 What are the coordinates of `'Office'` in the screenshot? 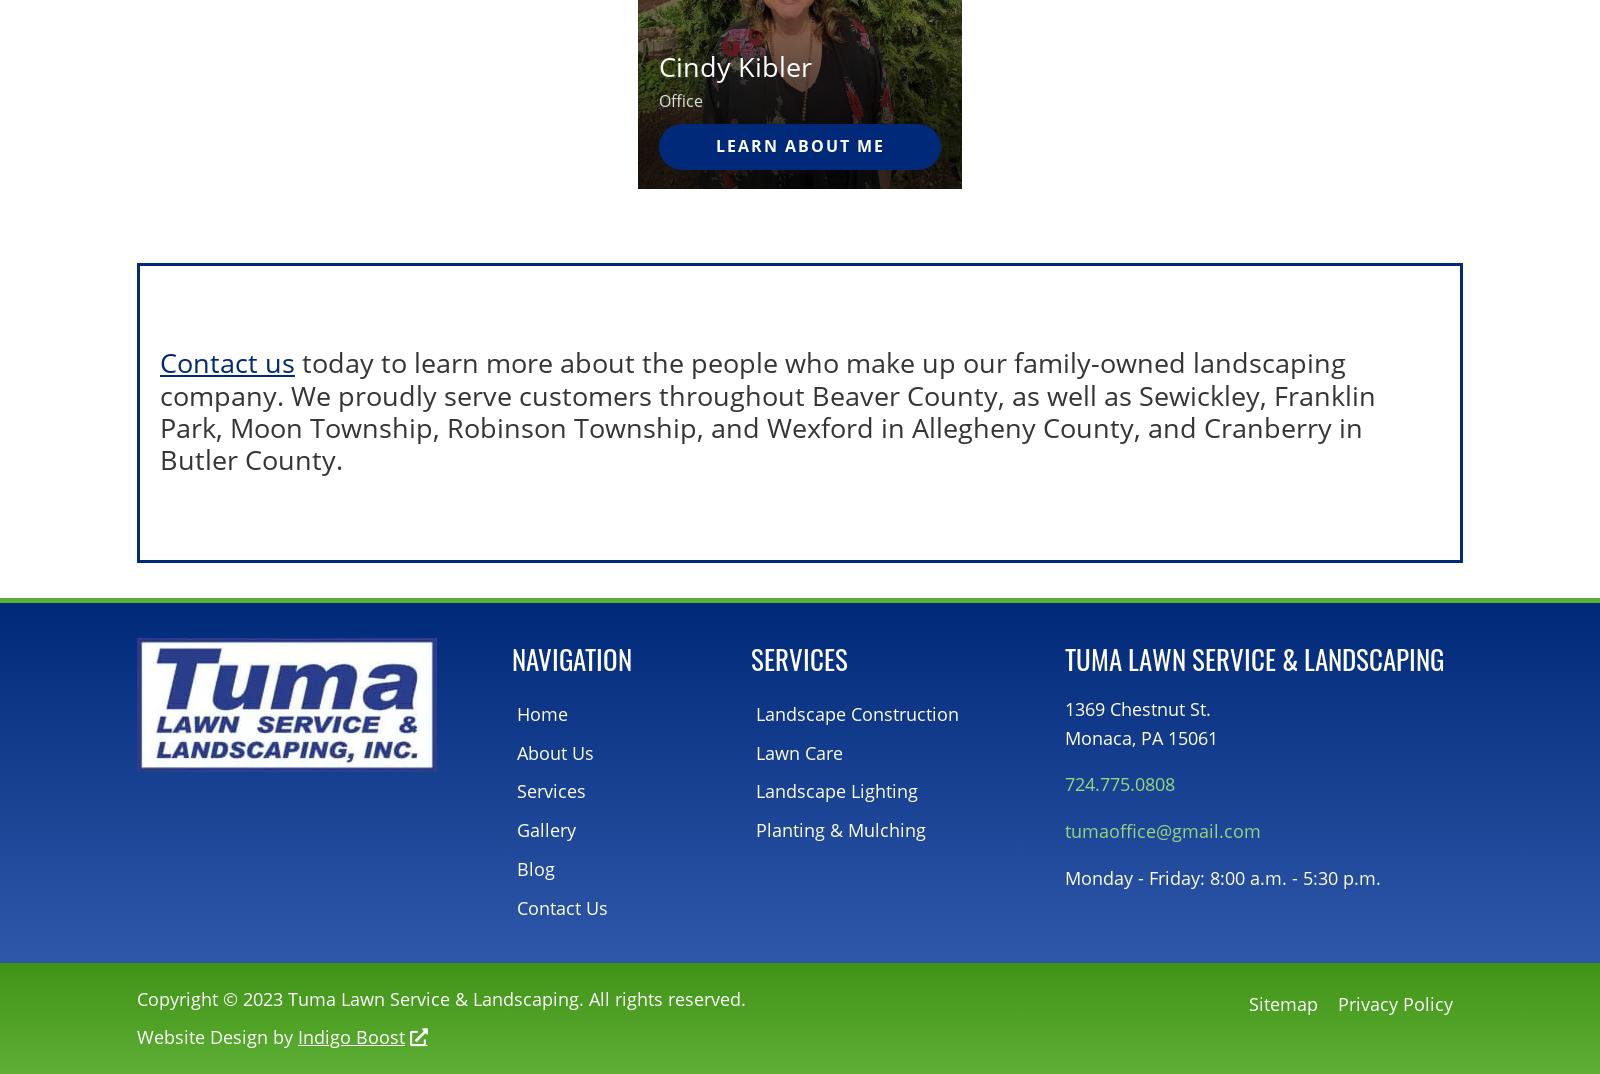 It's located at (680, 99).